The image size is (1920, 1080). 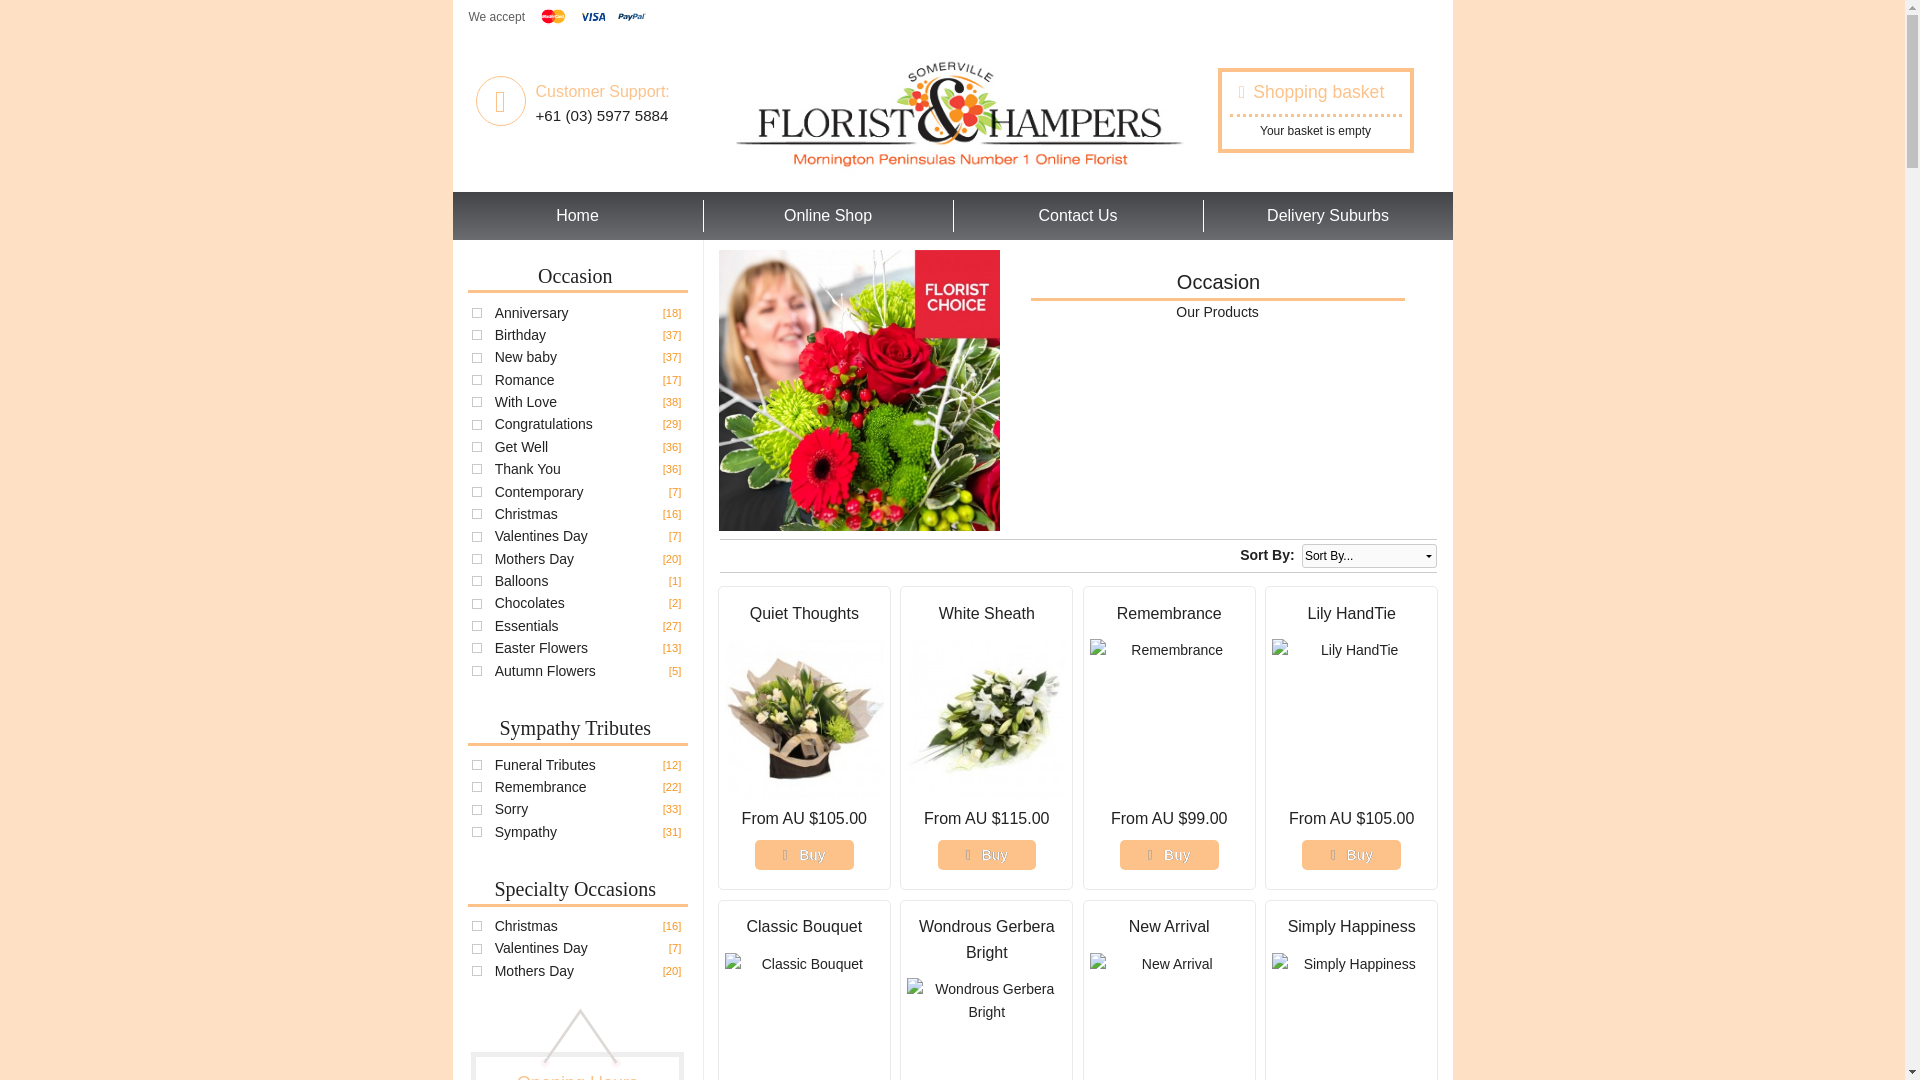 What do you see at coordinates (450, 216) in the screenshot?
I see `'Home'` at bounding box center [450, 216].